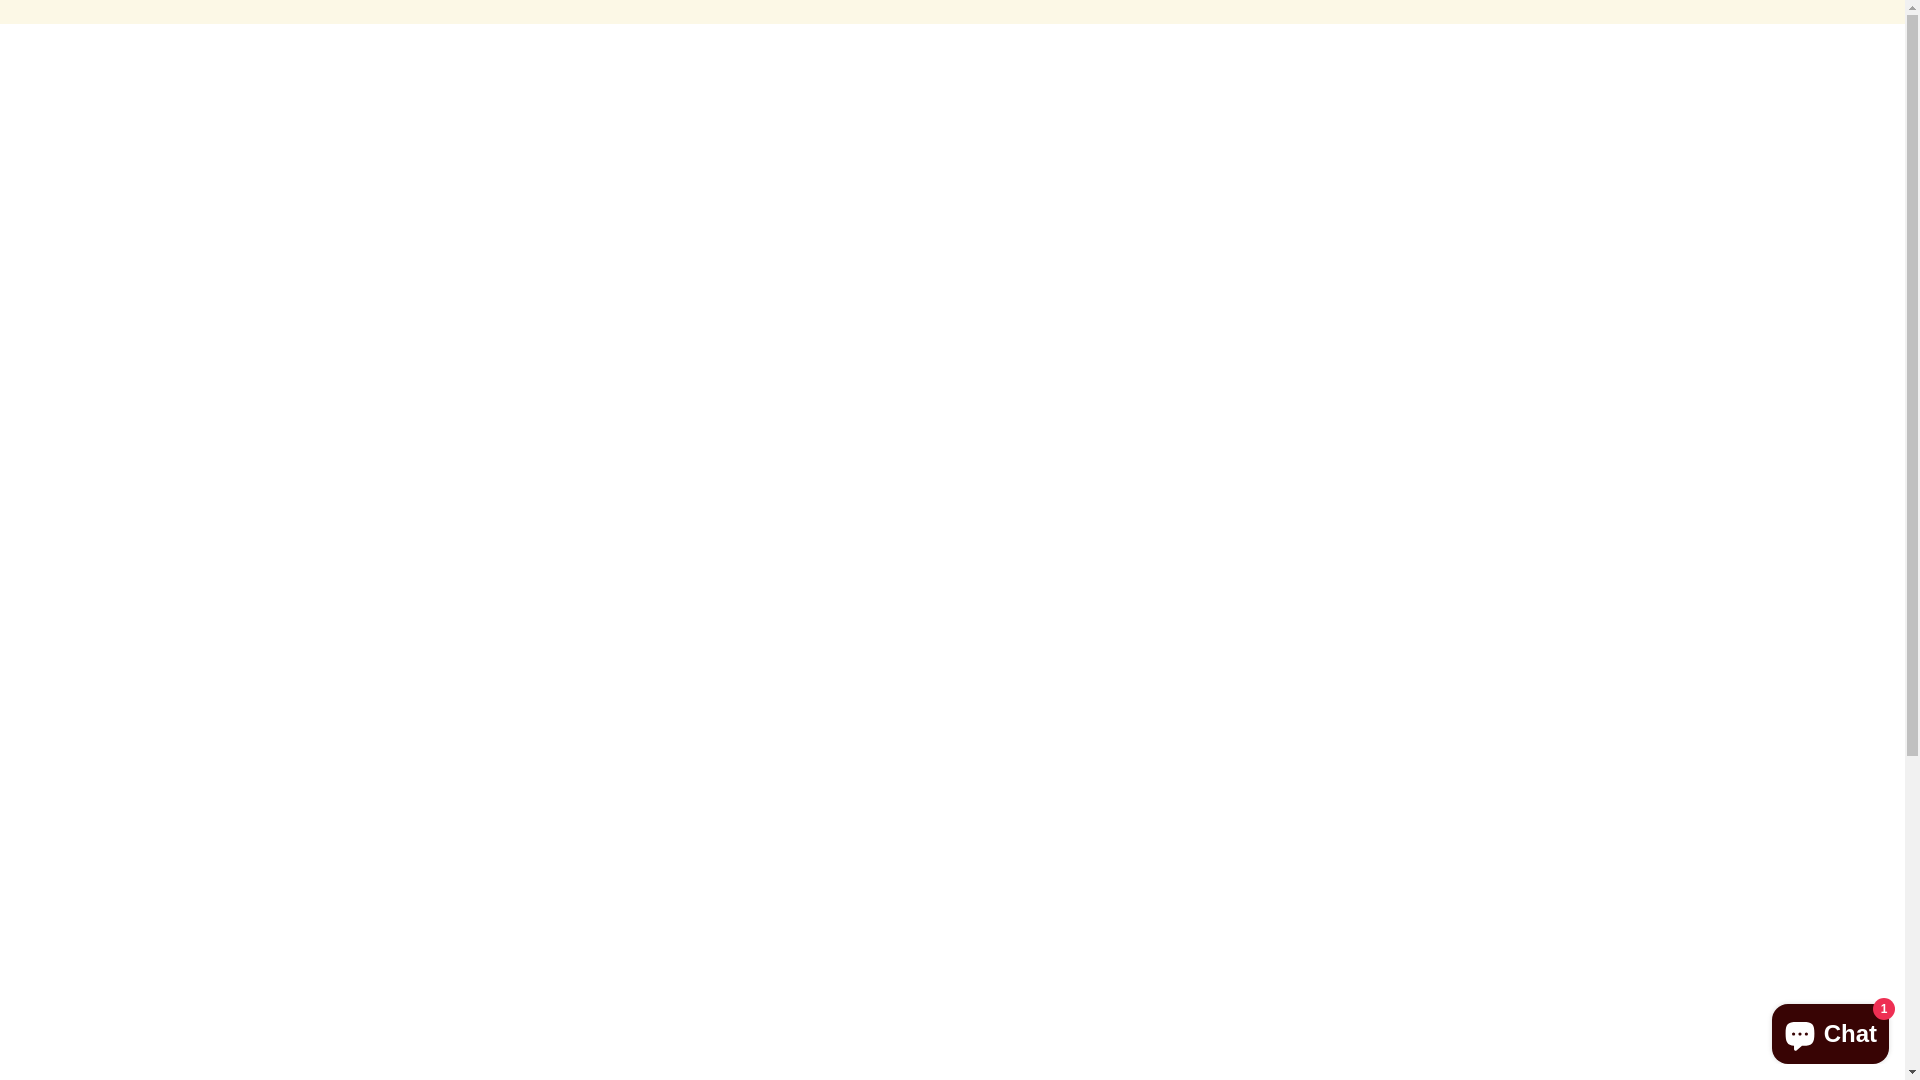 The image size is (1920, 1080). Describe the element at coordinates (722, 831) in the screenshot. I see `'Refund policy'` at that location.